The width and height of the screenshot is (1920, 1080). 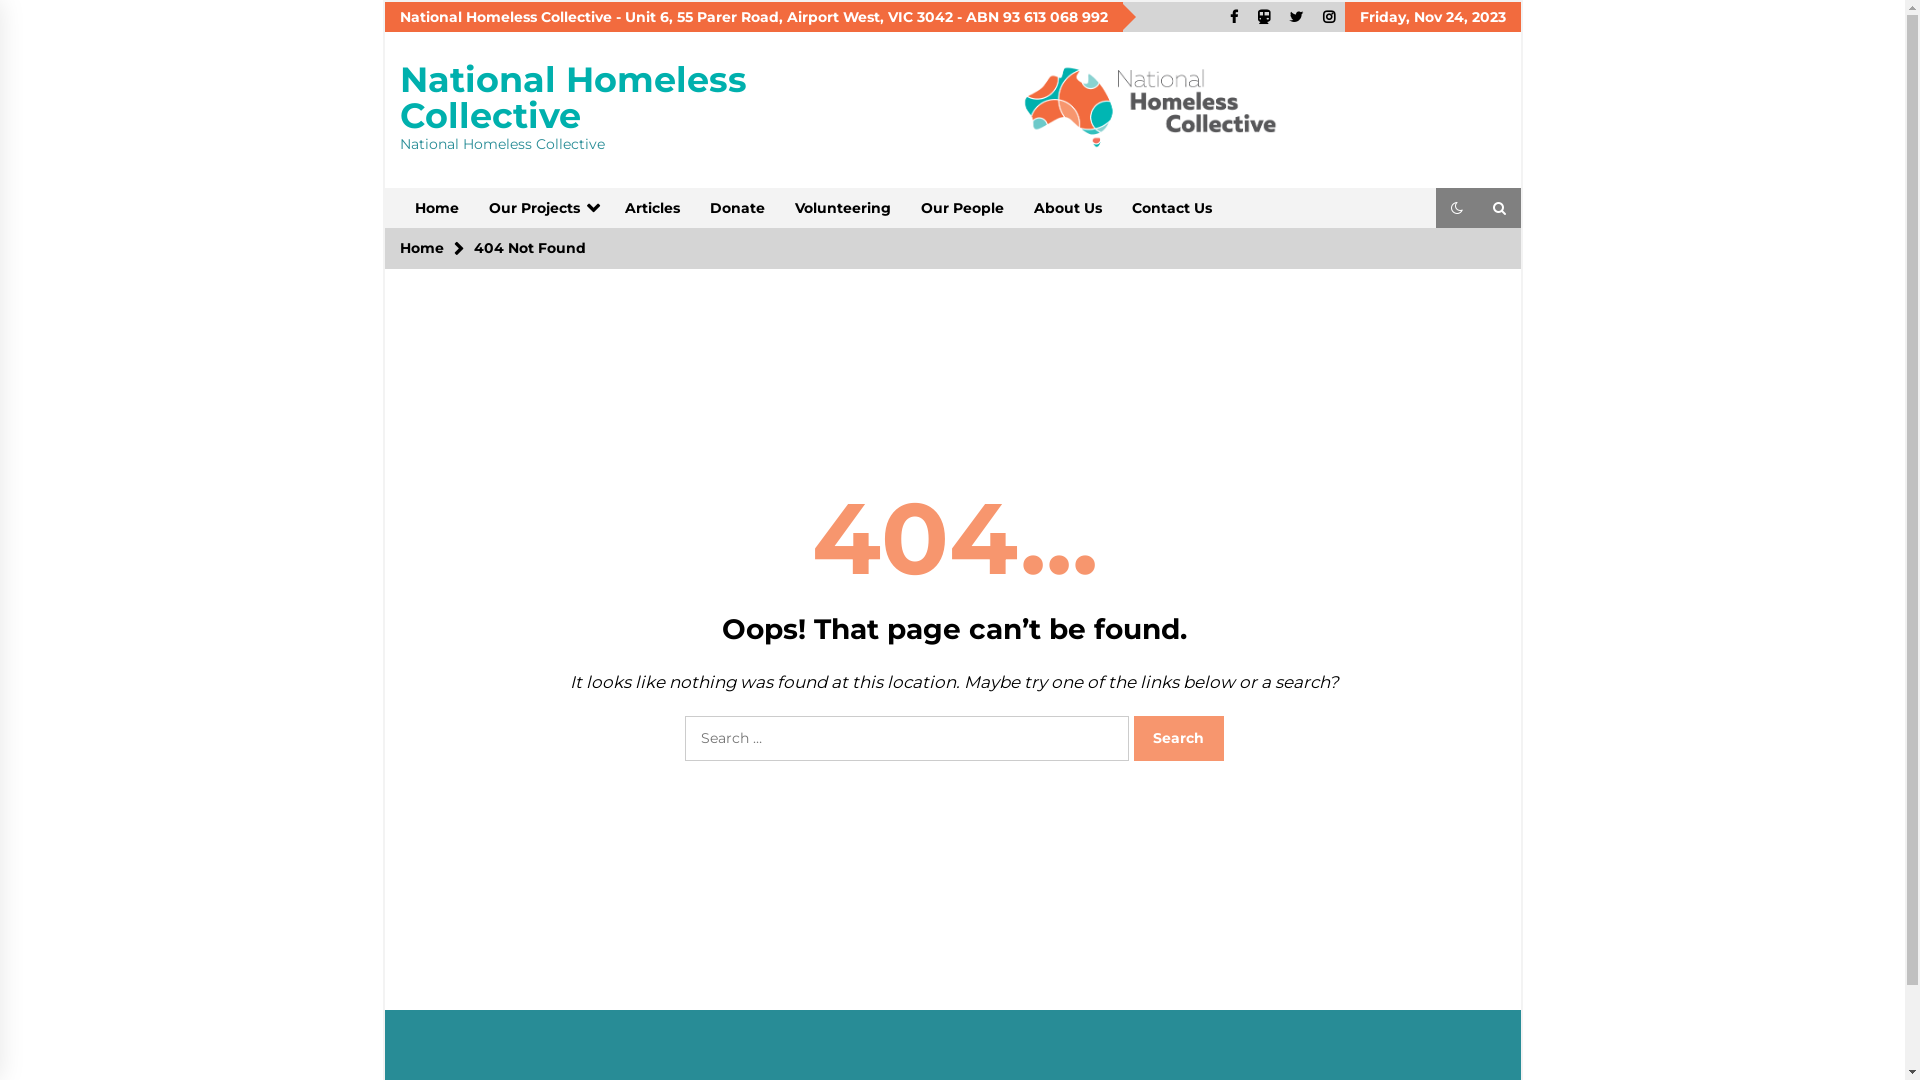 What do you see at coordinates (608, 208) in the screenshot?
I see `'Articles'` at bounding box center [608, 208].